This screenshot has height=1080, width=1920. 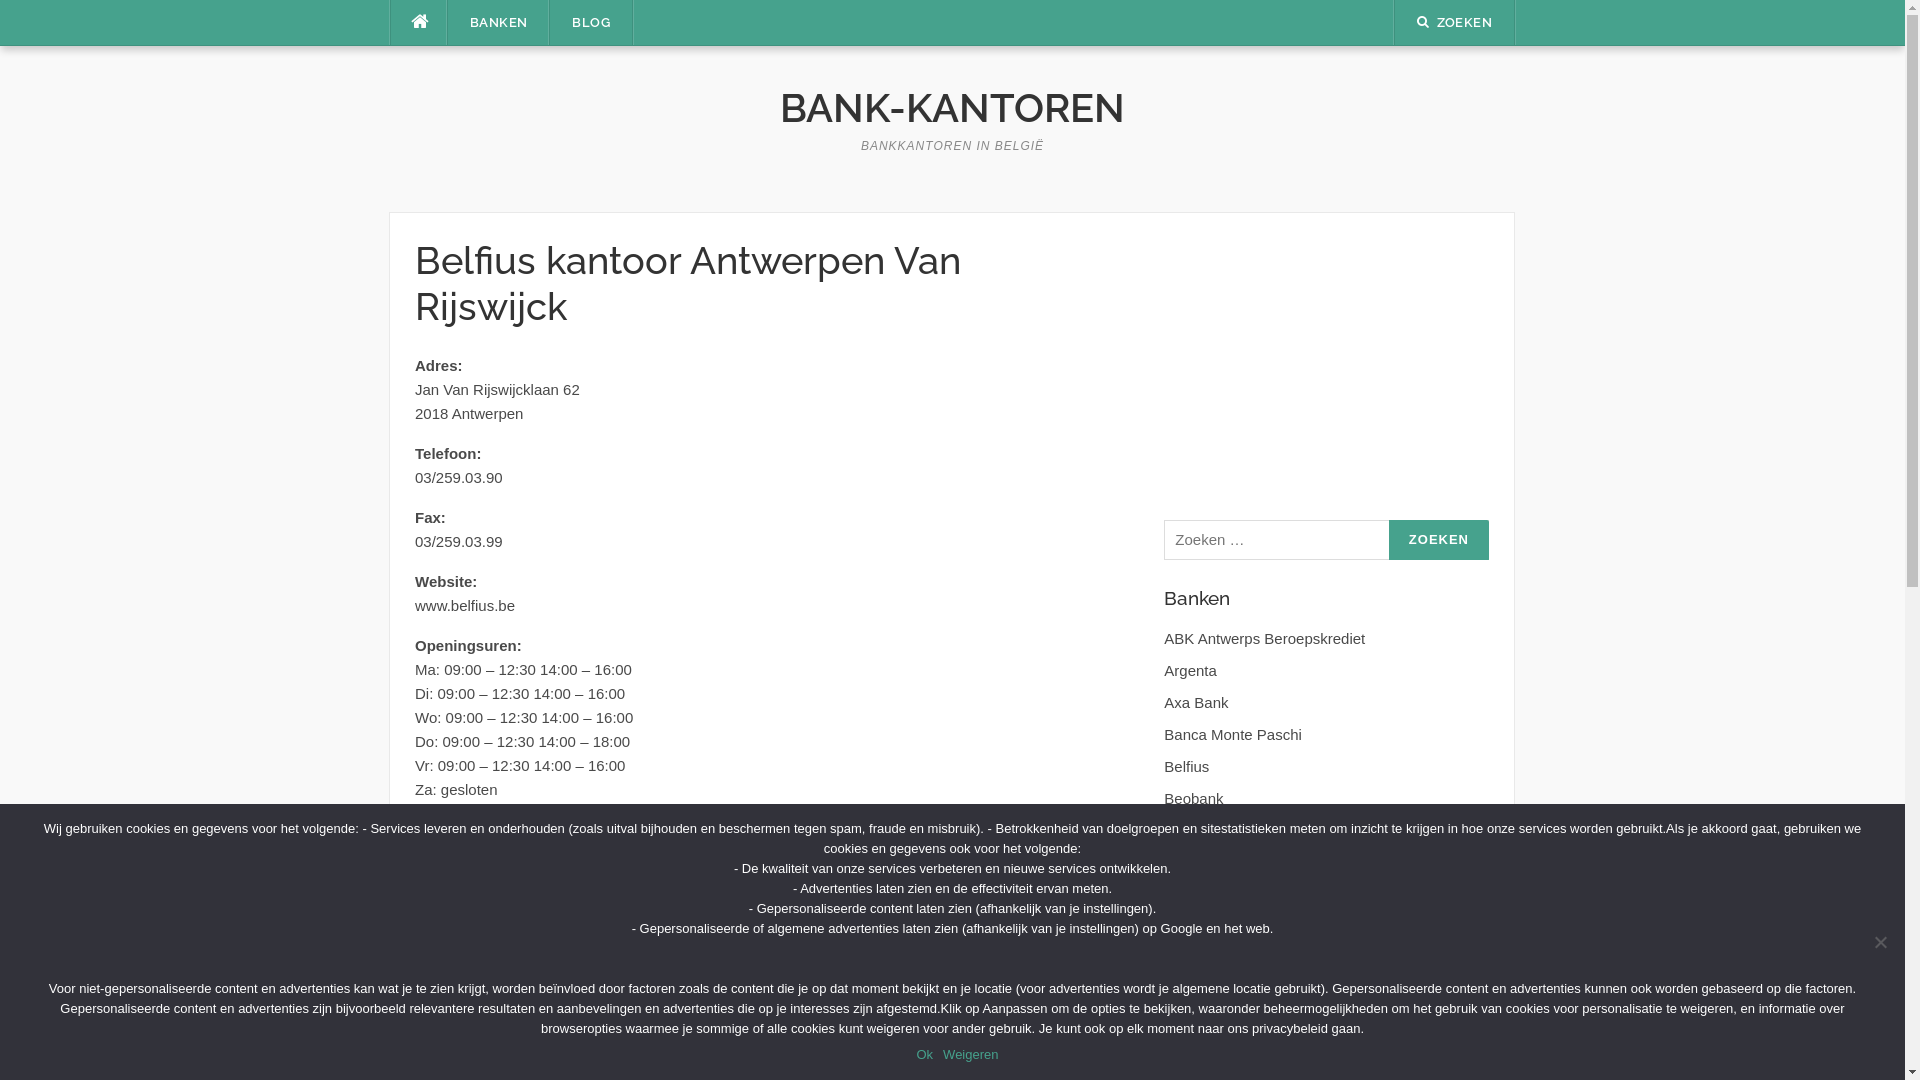 What do you see at coordinates (951, 107) in the screenshot?
I see `'BANK-KANTOREN'` at bounding box center [951, 107].